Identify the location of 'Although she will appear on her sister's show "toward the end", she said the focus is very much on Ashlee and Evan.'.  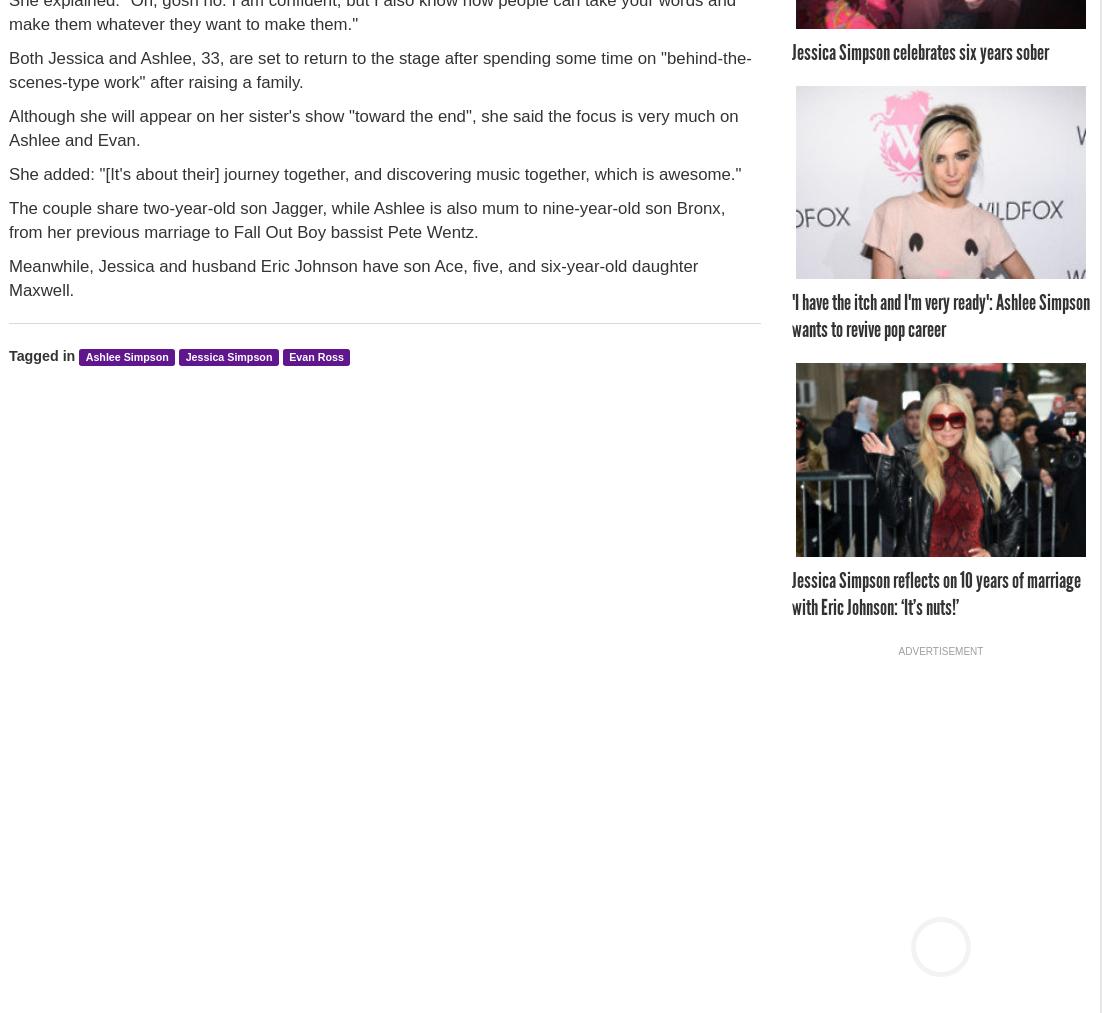
(372, 127).